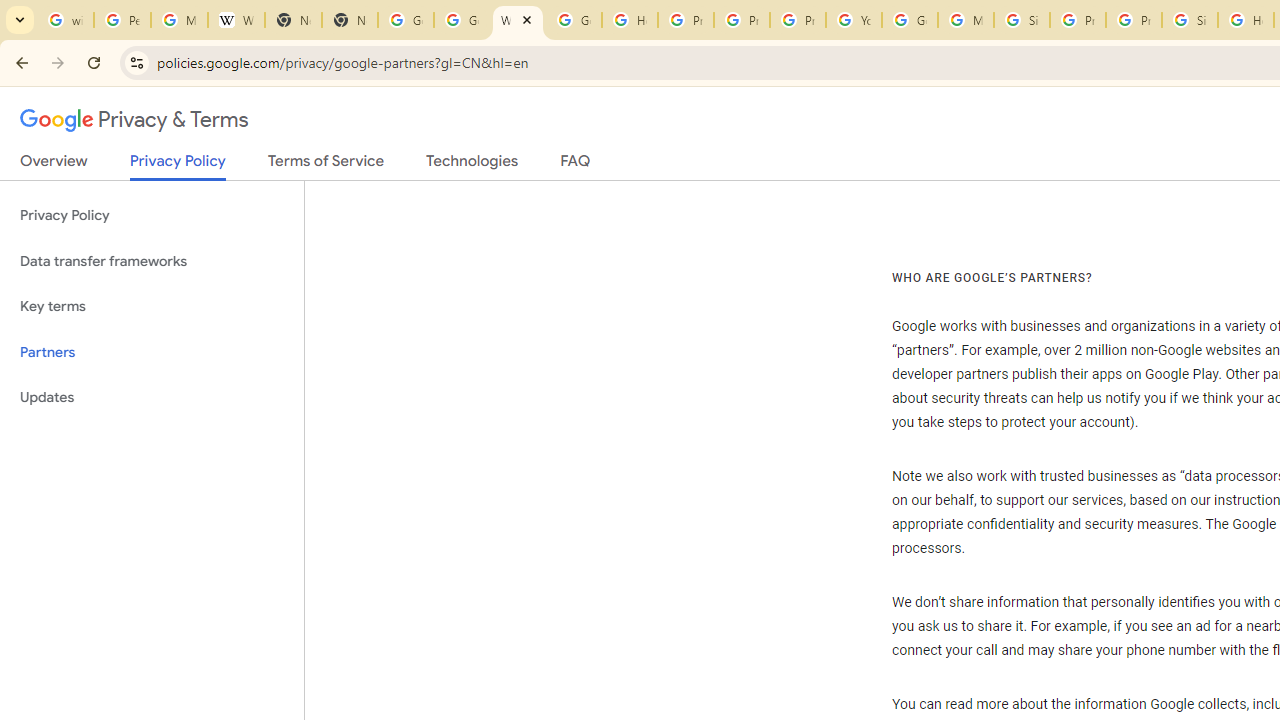 Image resolution: width=1280 pixels, height=720 pixels. I want to click on 'Personalization & Google Search results - Google Search Help', so click(121, 20).